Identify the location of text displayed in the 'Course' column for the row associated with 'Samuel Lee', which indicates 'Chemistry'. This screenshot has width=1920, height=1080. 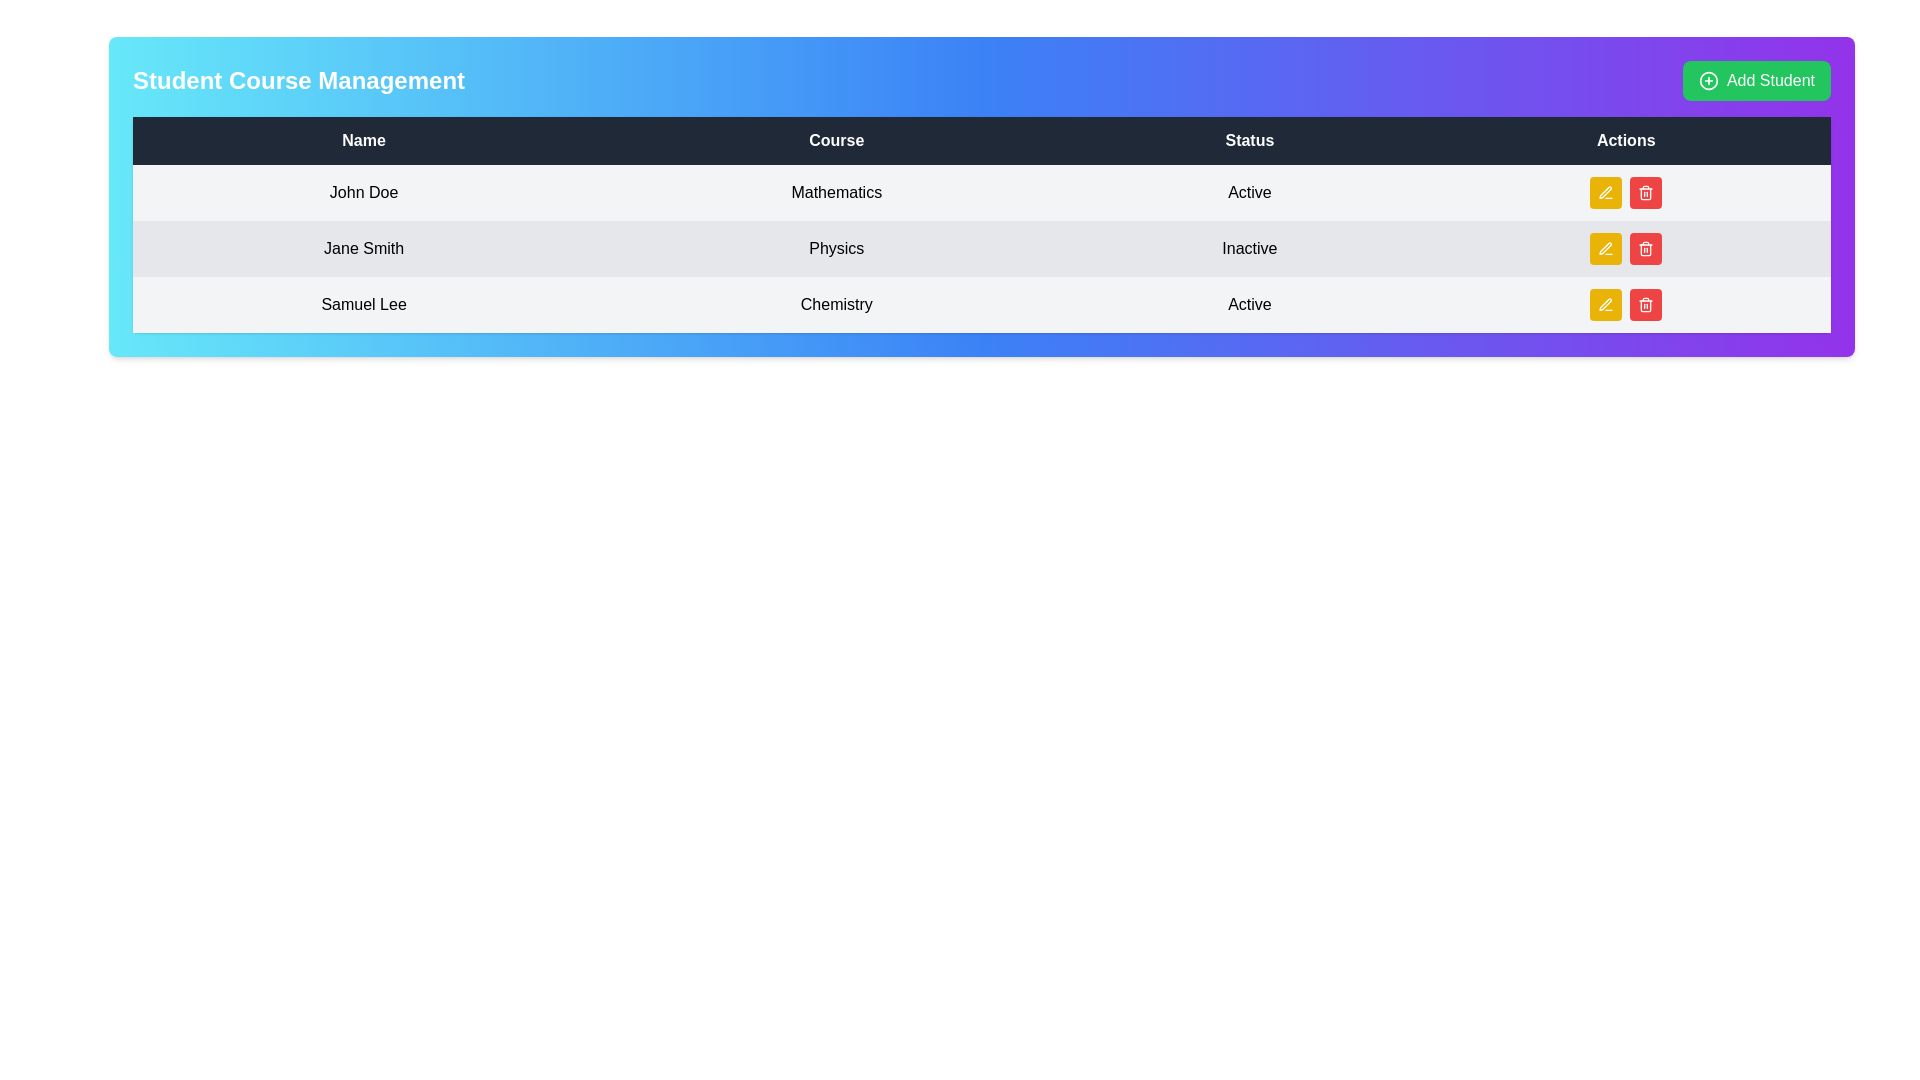
(836, 304).